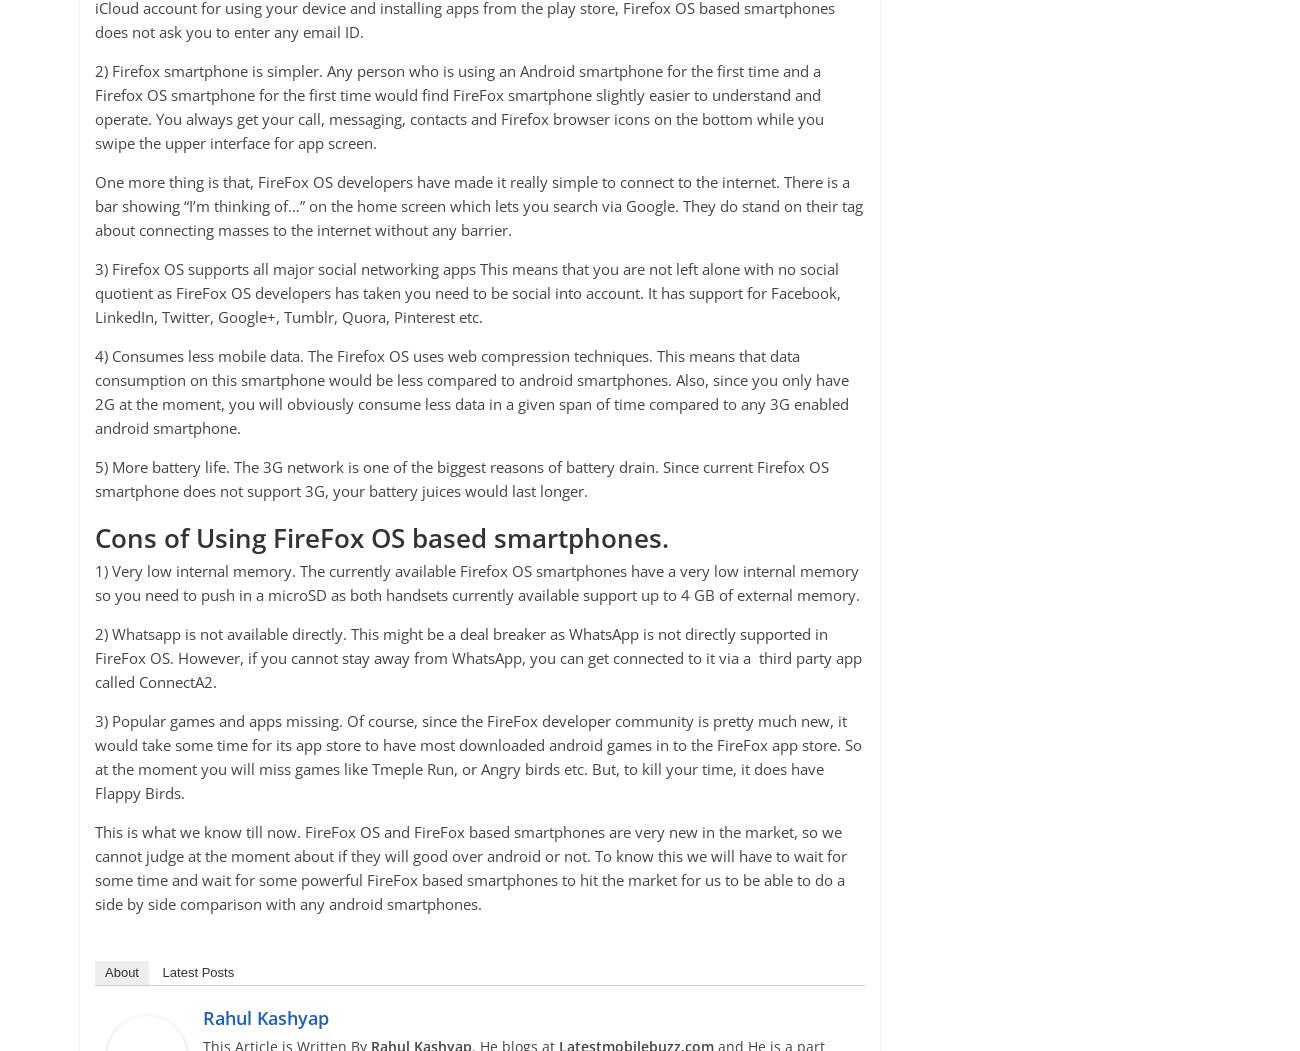 The width and height of the screenshot is (1300, 1051). What do you see at coordinates (264, 1015) in the screenshot?
I see `'Rahul Kashyap'` at bounding box center [264, 1015].